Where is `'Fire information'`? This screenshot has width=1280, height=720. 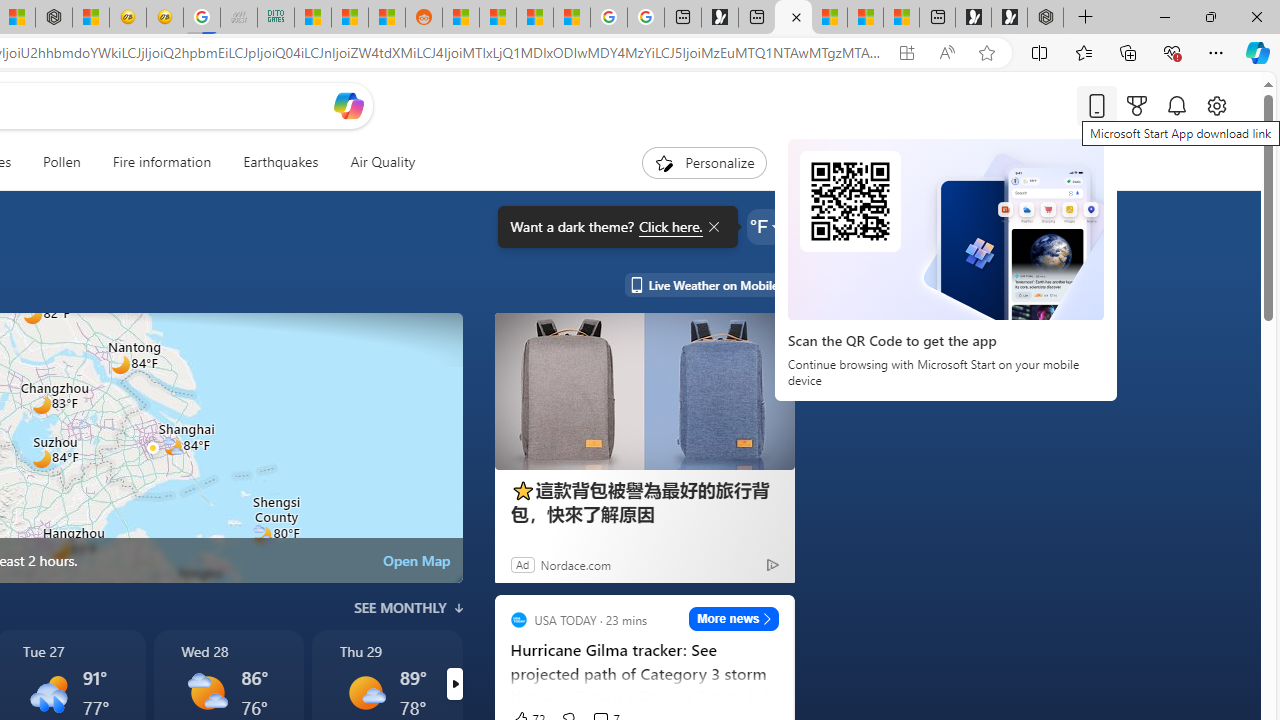 'Fire information' is located at coordinates (161, 162).